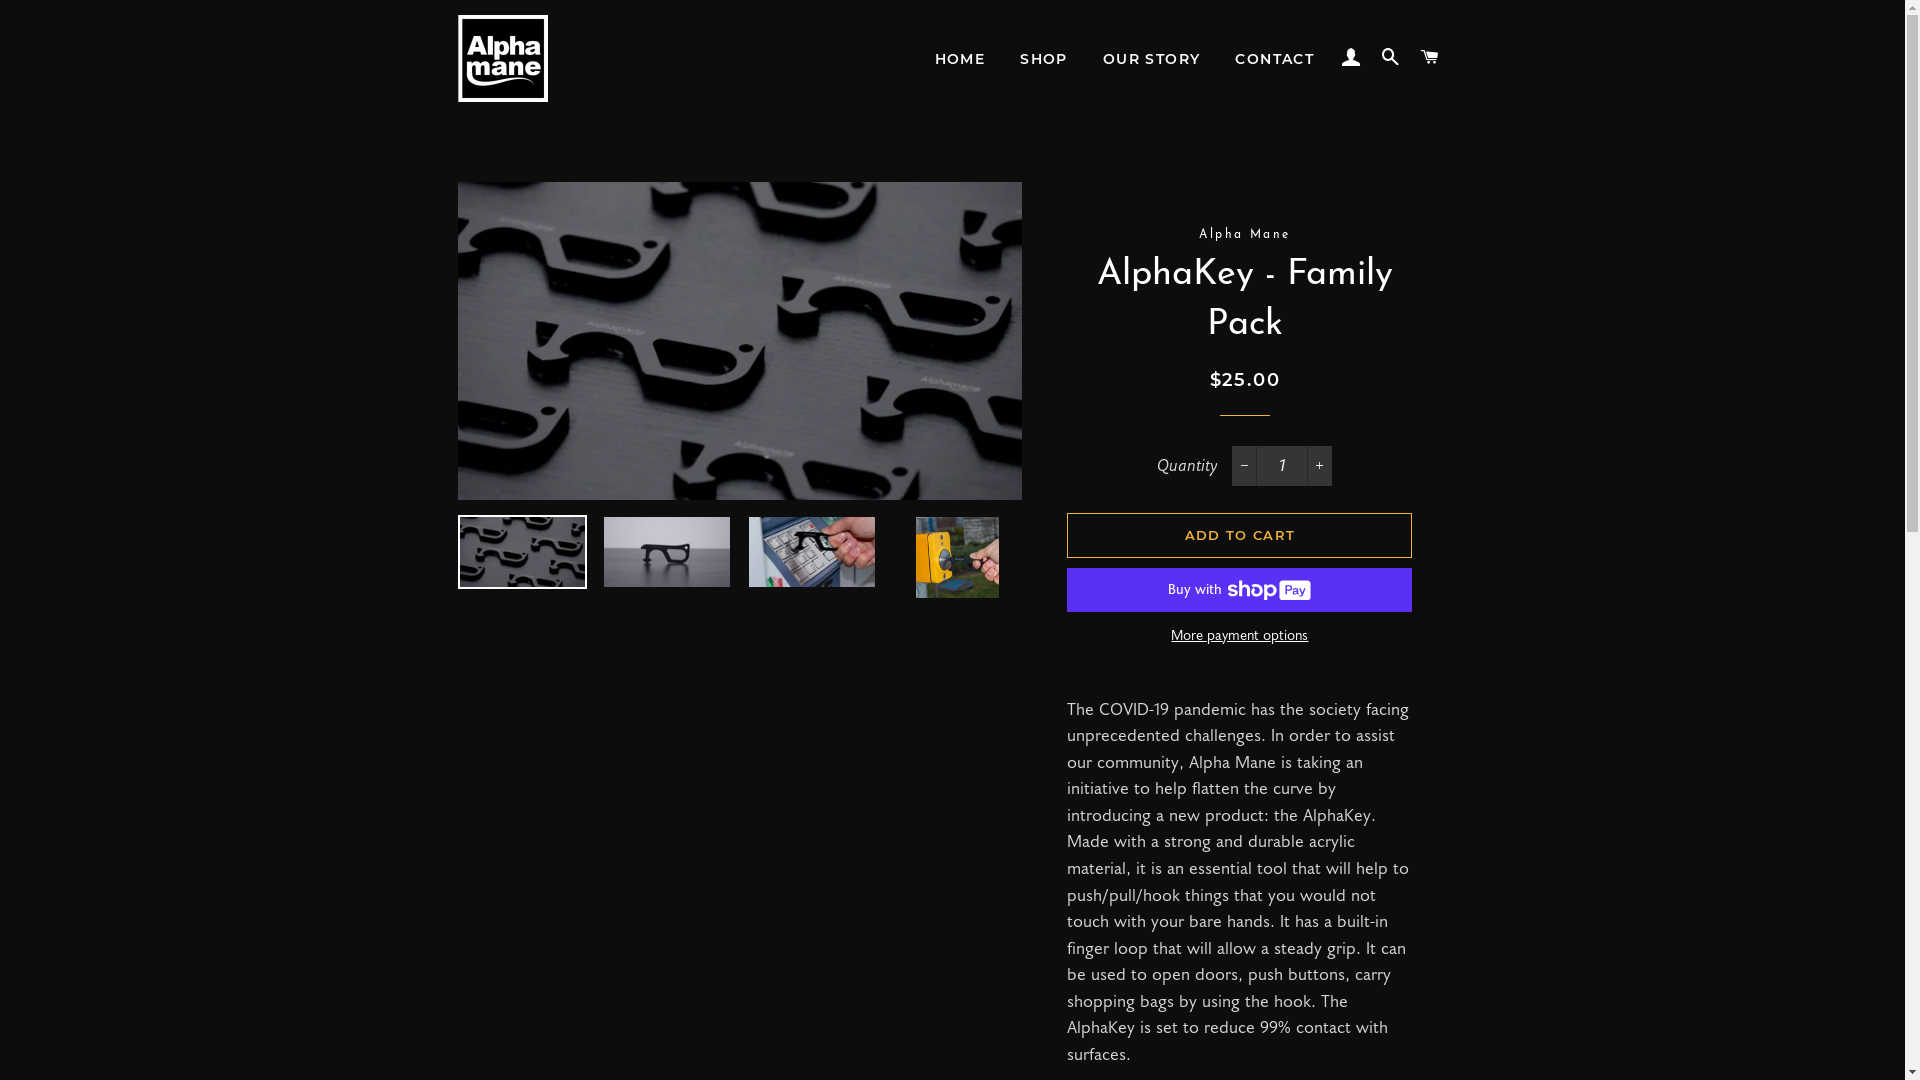 The image size is (1920, 1080). Describe the element at coordinates (1065, 534) in the screenshot. I see `'ADD TO CART'` at that location.